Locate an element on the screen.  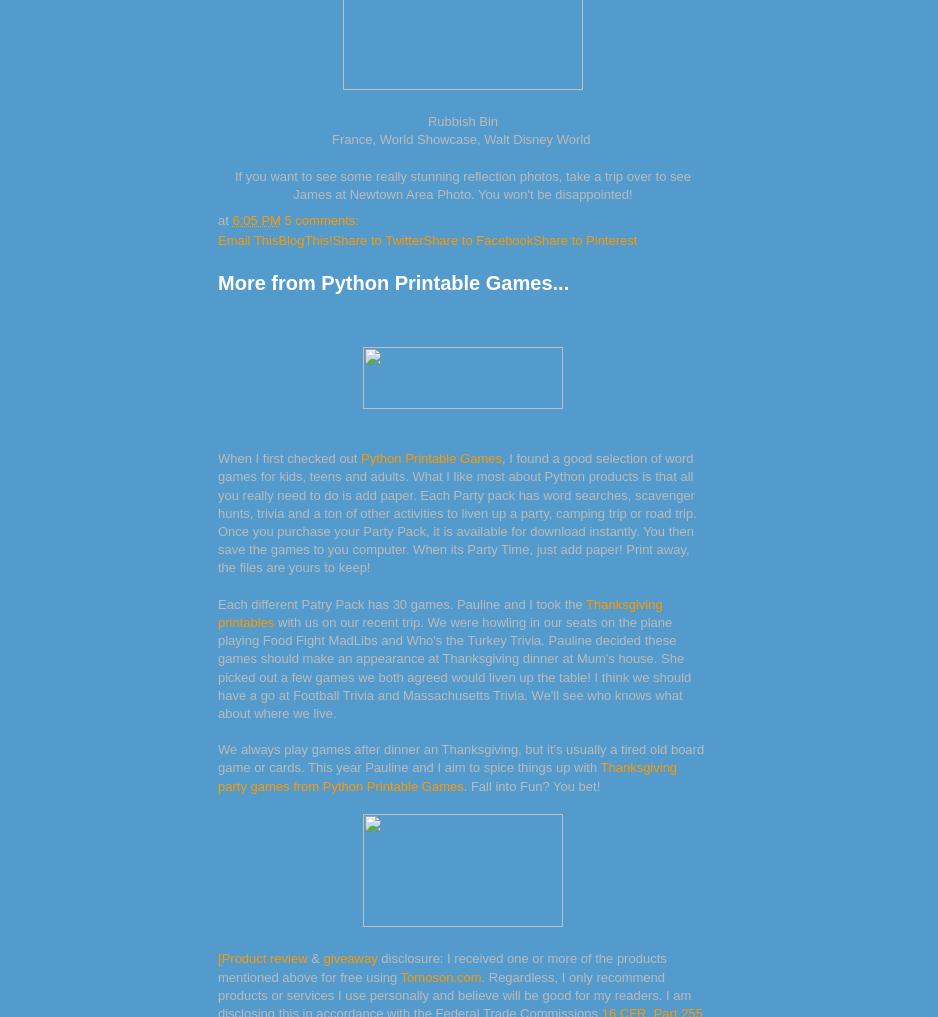
'from' is located at coordinates (304, 785).